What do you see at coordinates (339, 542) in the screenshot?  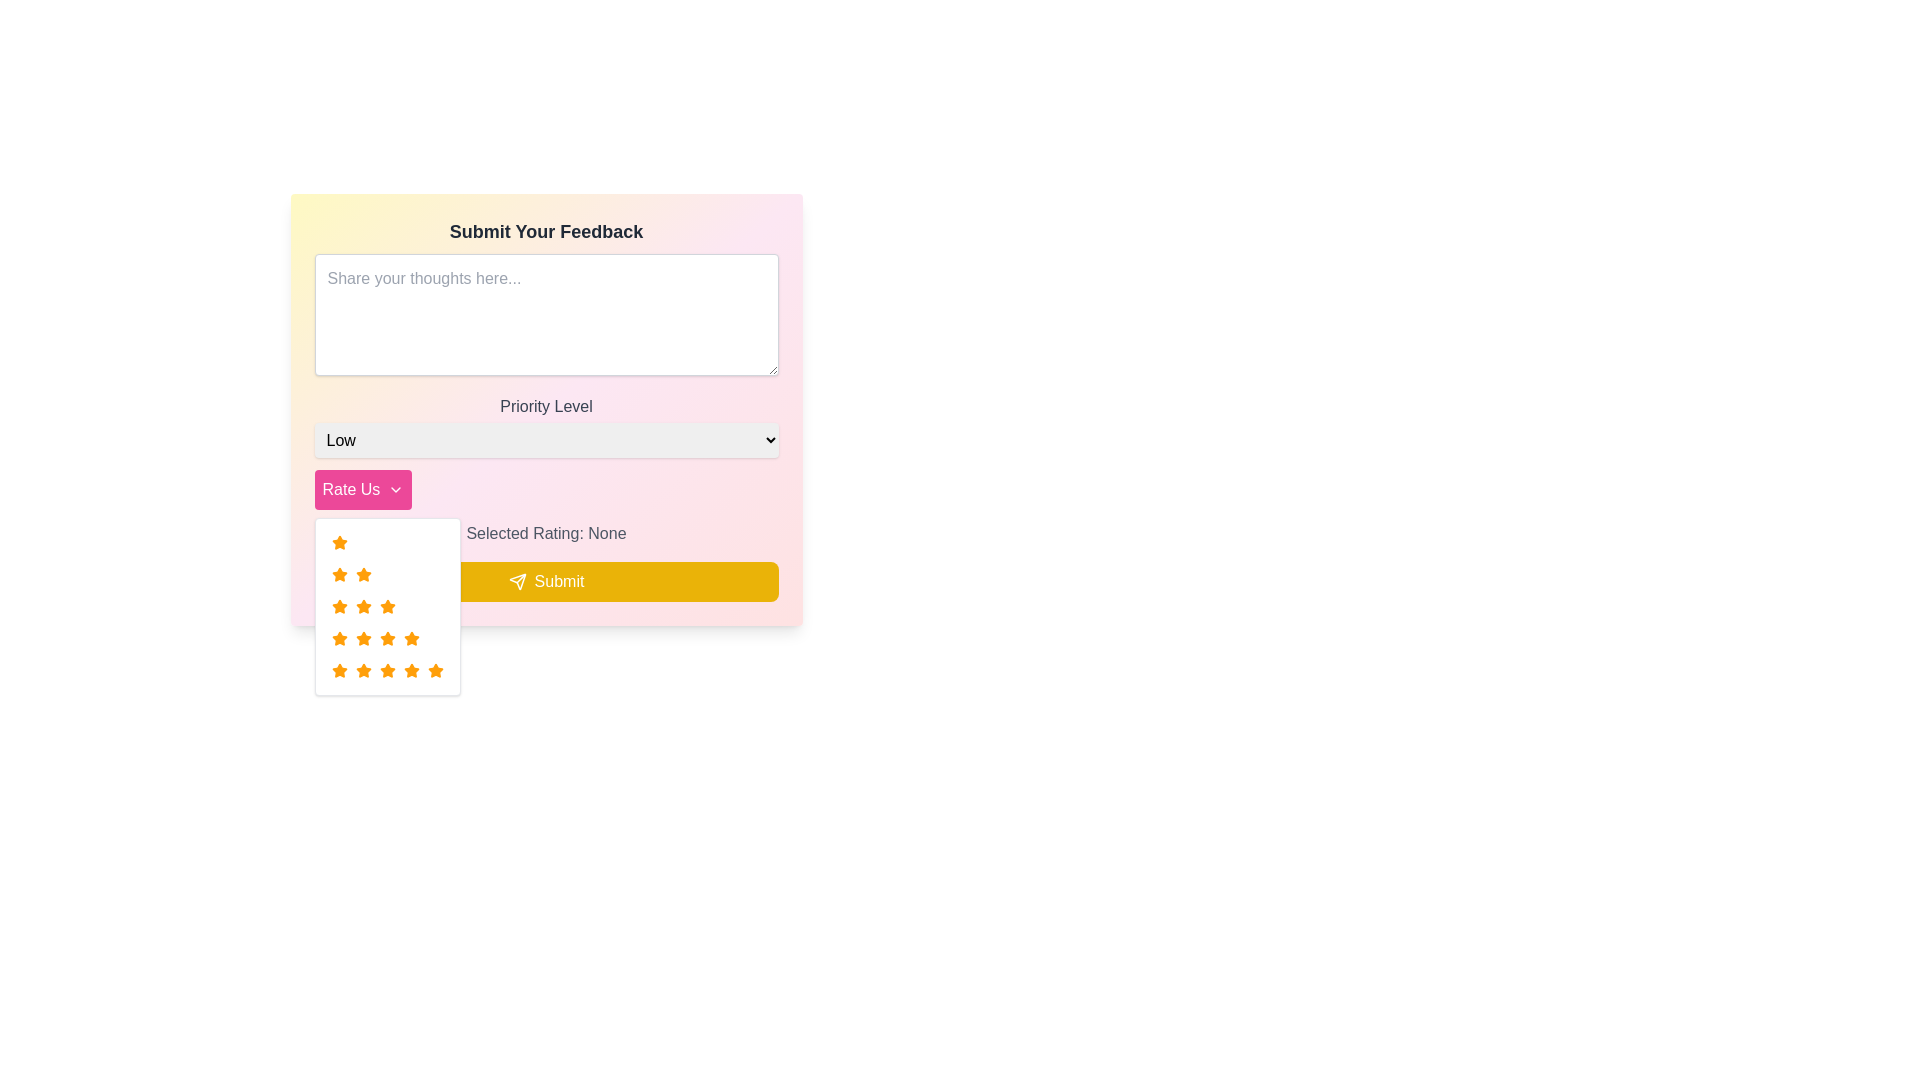 I see `the vibrant orange star-shaped rating icon from the top-left position in the 'Rate Us' dropdown menu` at bounding box center [339, 542].